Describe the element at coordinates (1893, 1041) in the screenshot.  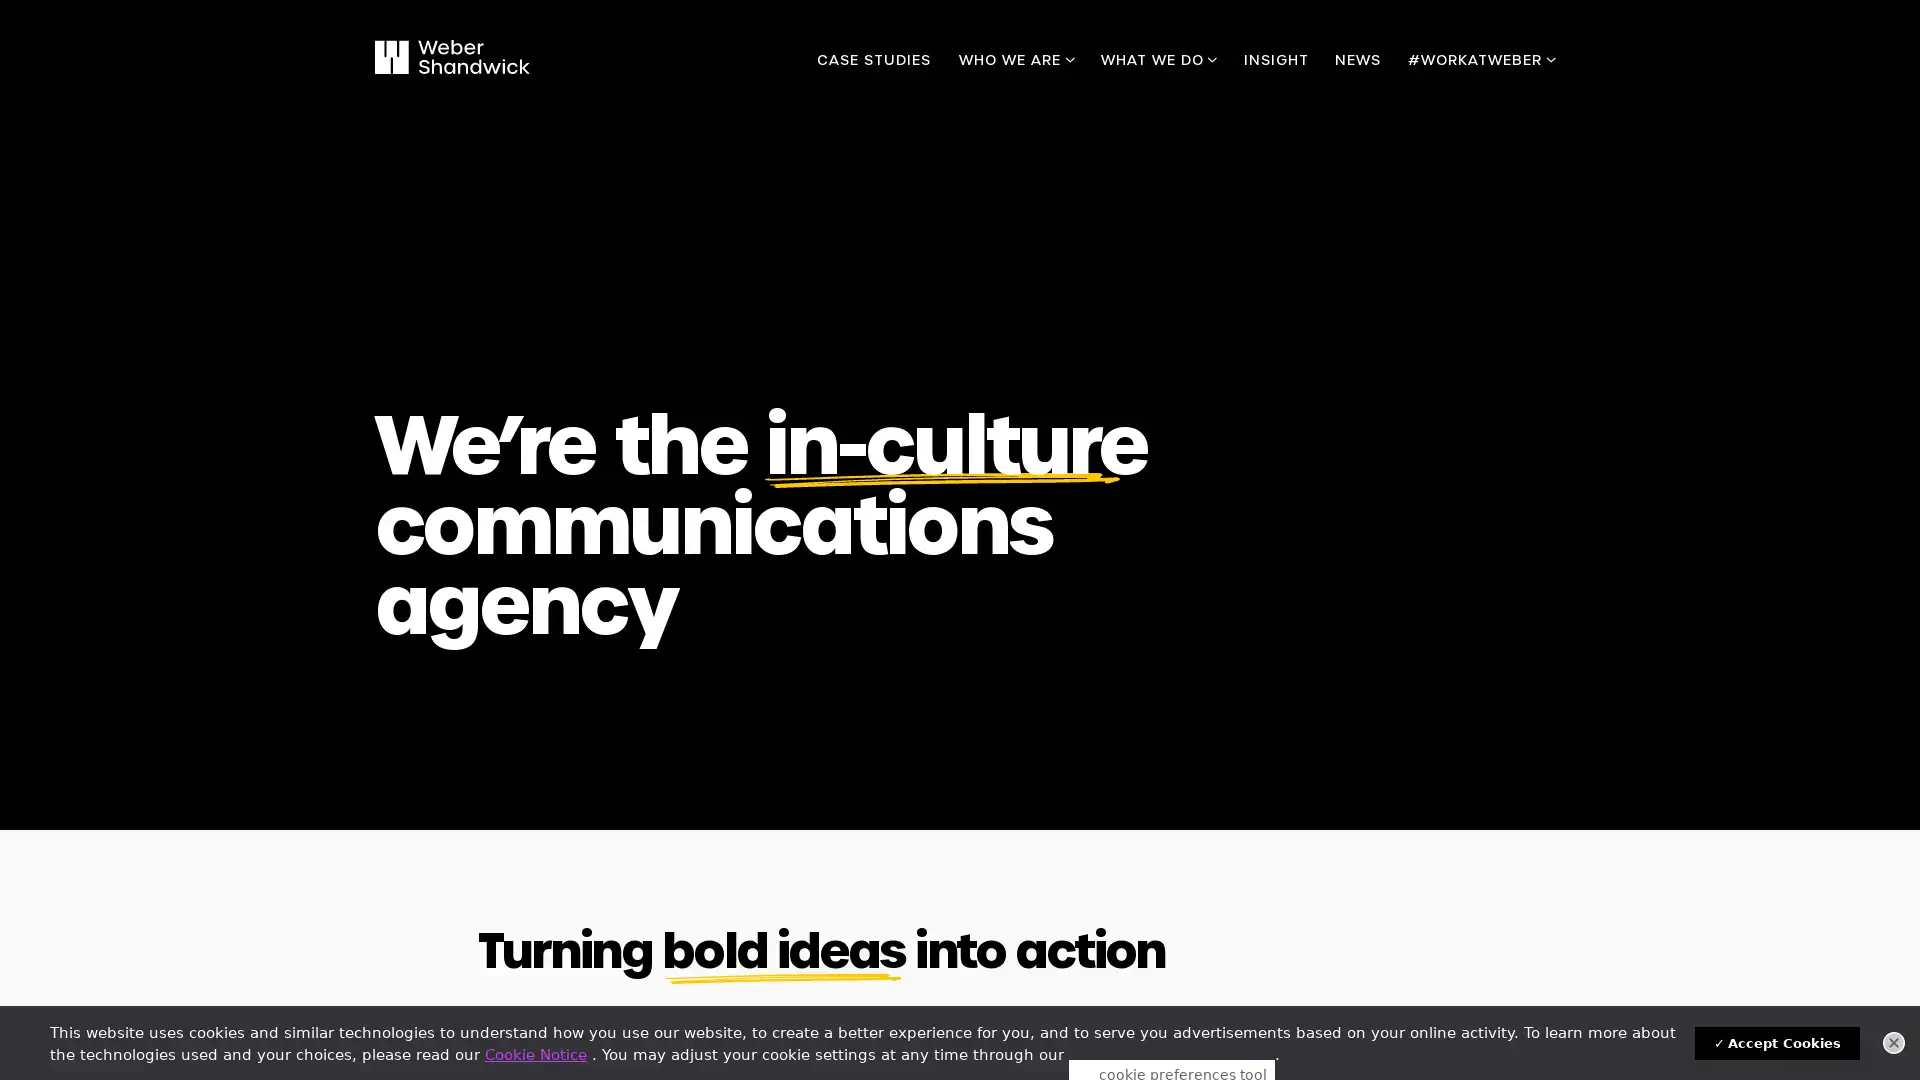
I see `Close` at that location.